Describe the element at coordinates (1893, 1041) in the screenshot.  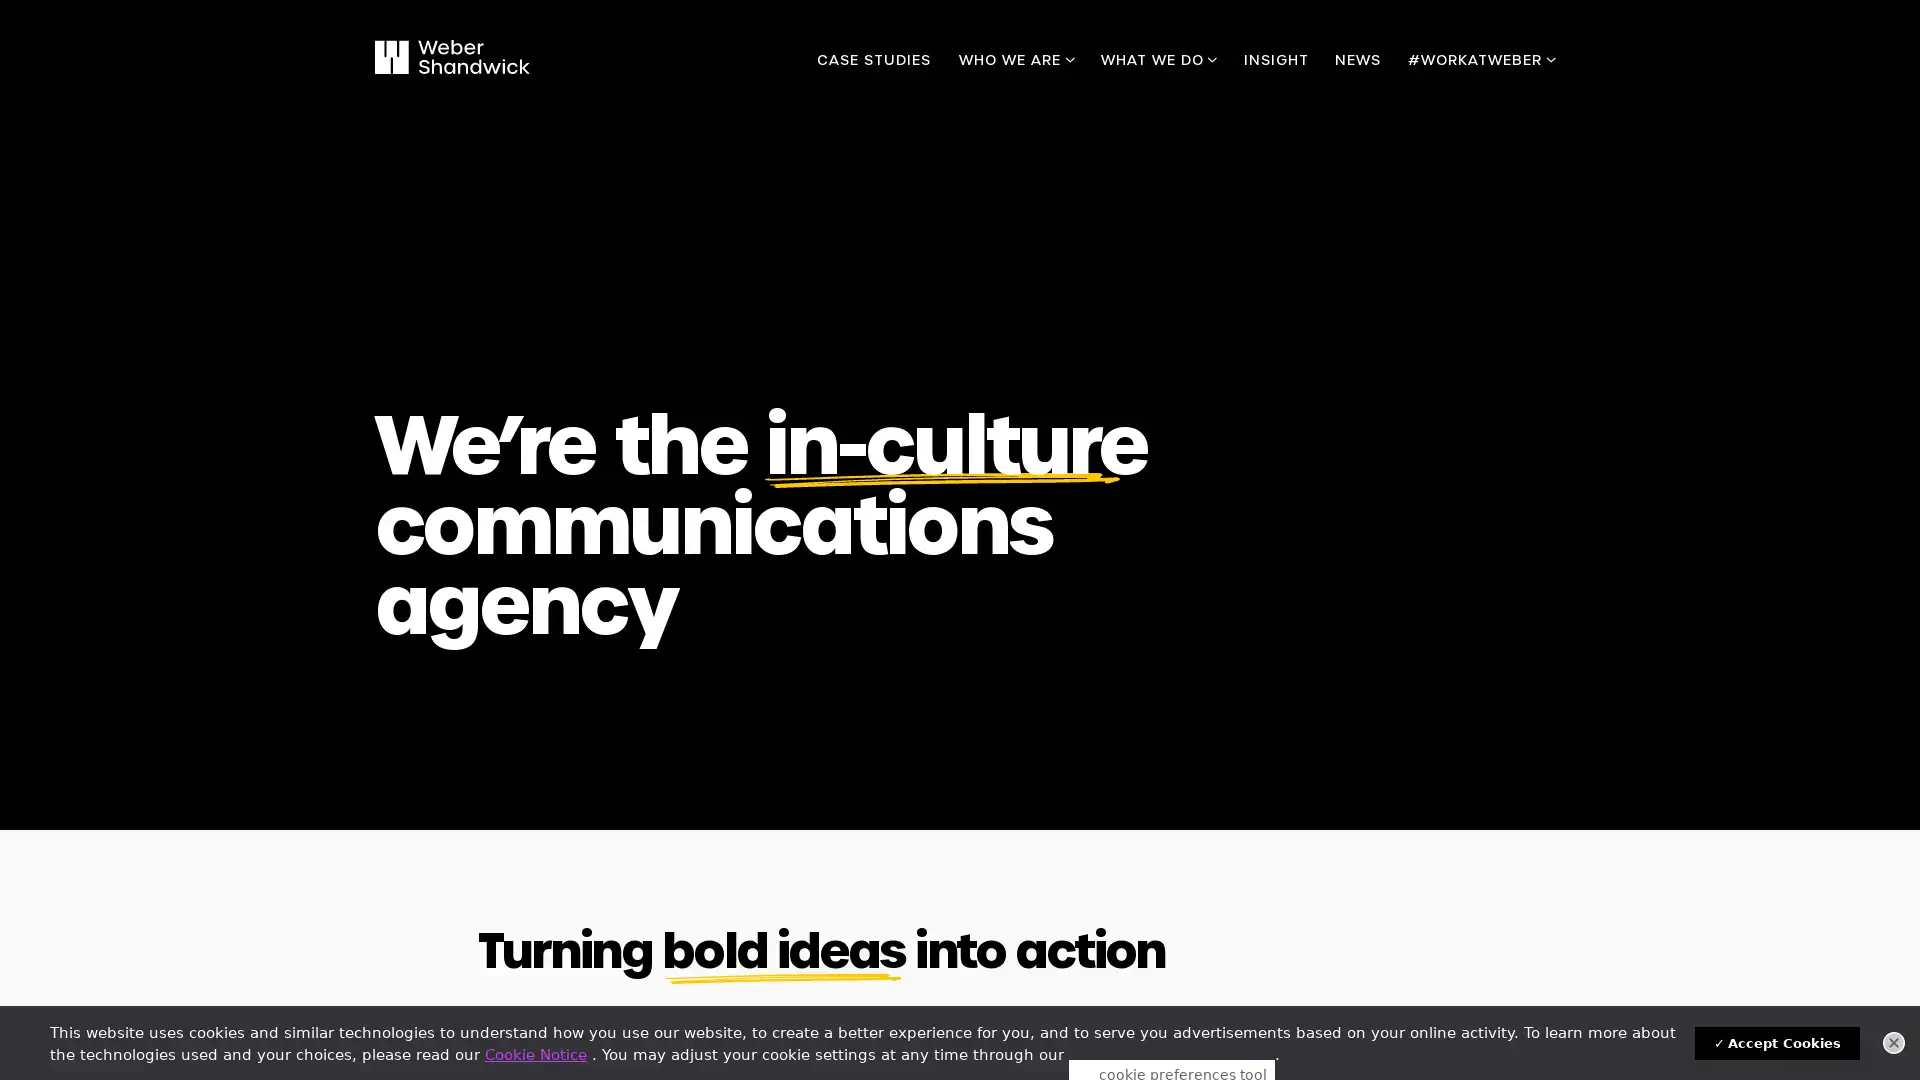
I see `Close` at that location.